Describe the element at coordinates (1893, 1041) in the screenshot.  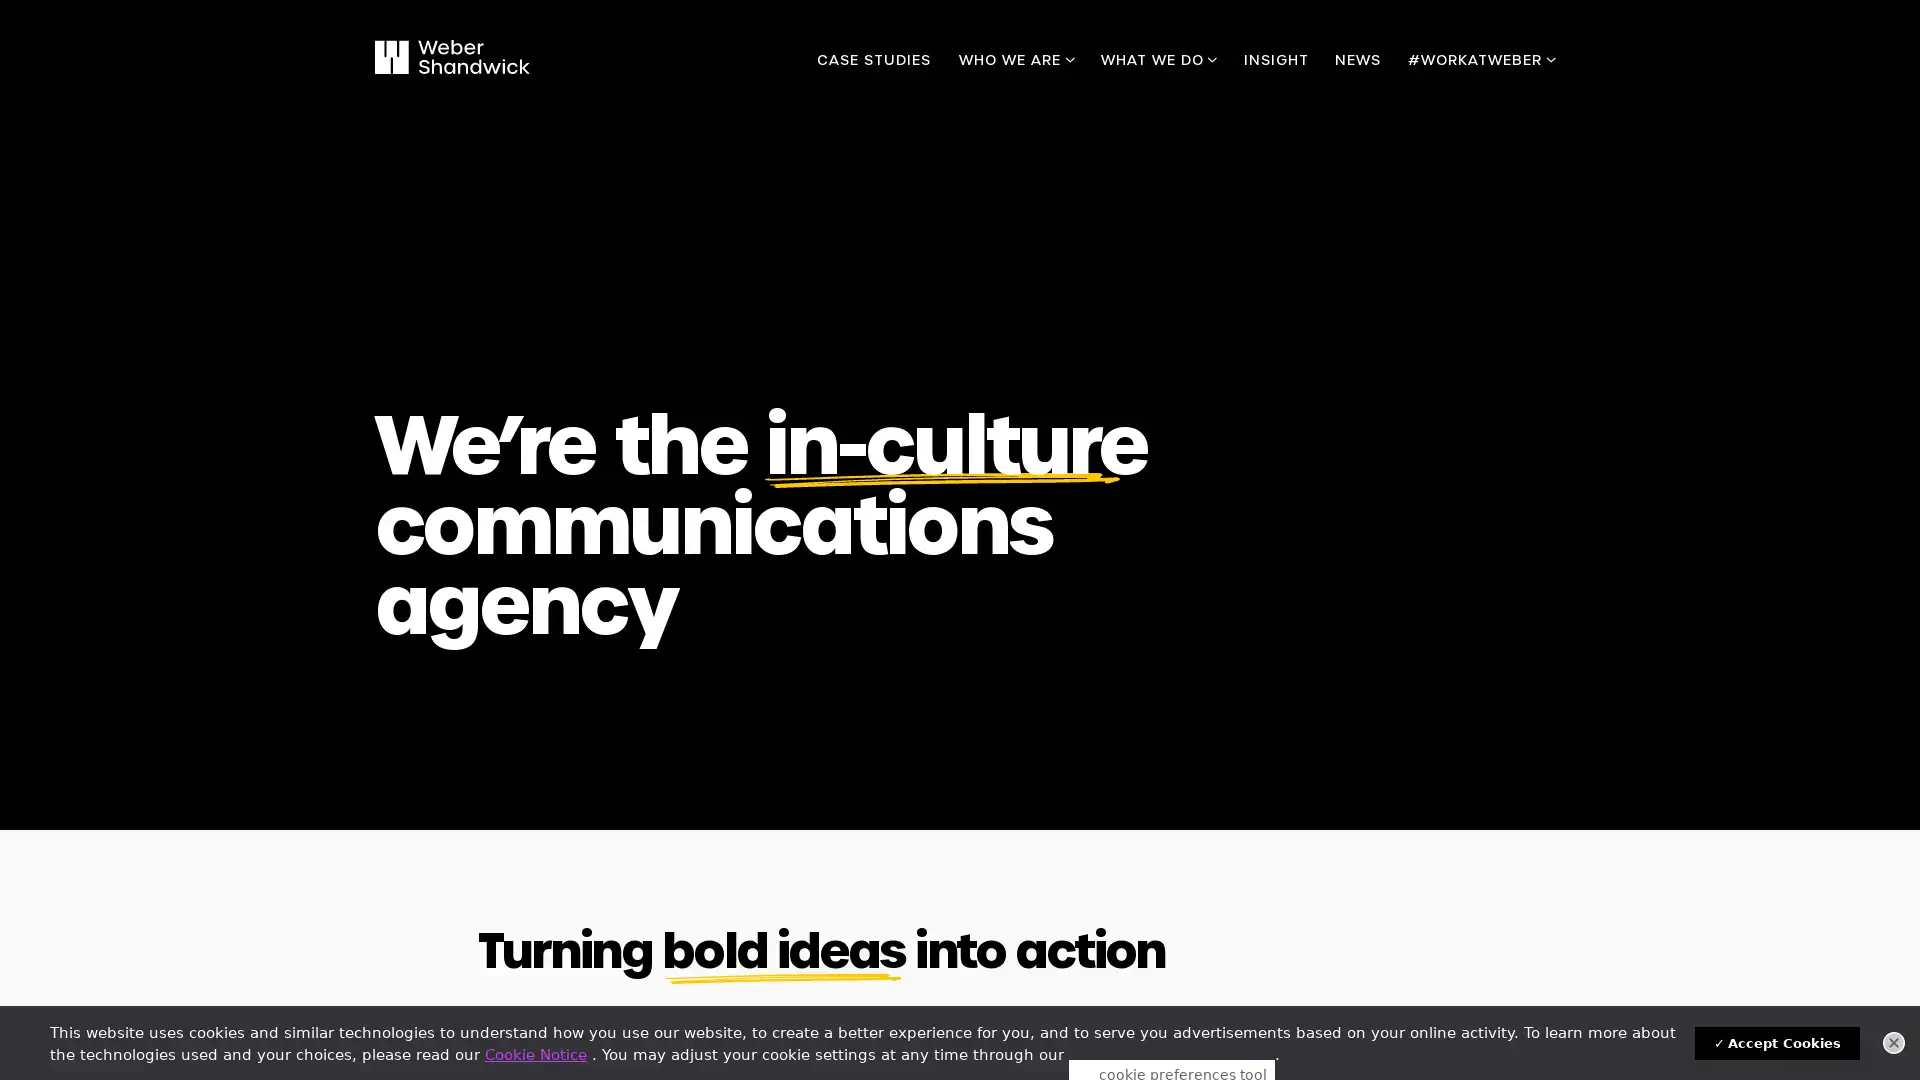
I see `Close` at that location.